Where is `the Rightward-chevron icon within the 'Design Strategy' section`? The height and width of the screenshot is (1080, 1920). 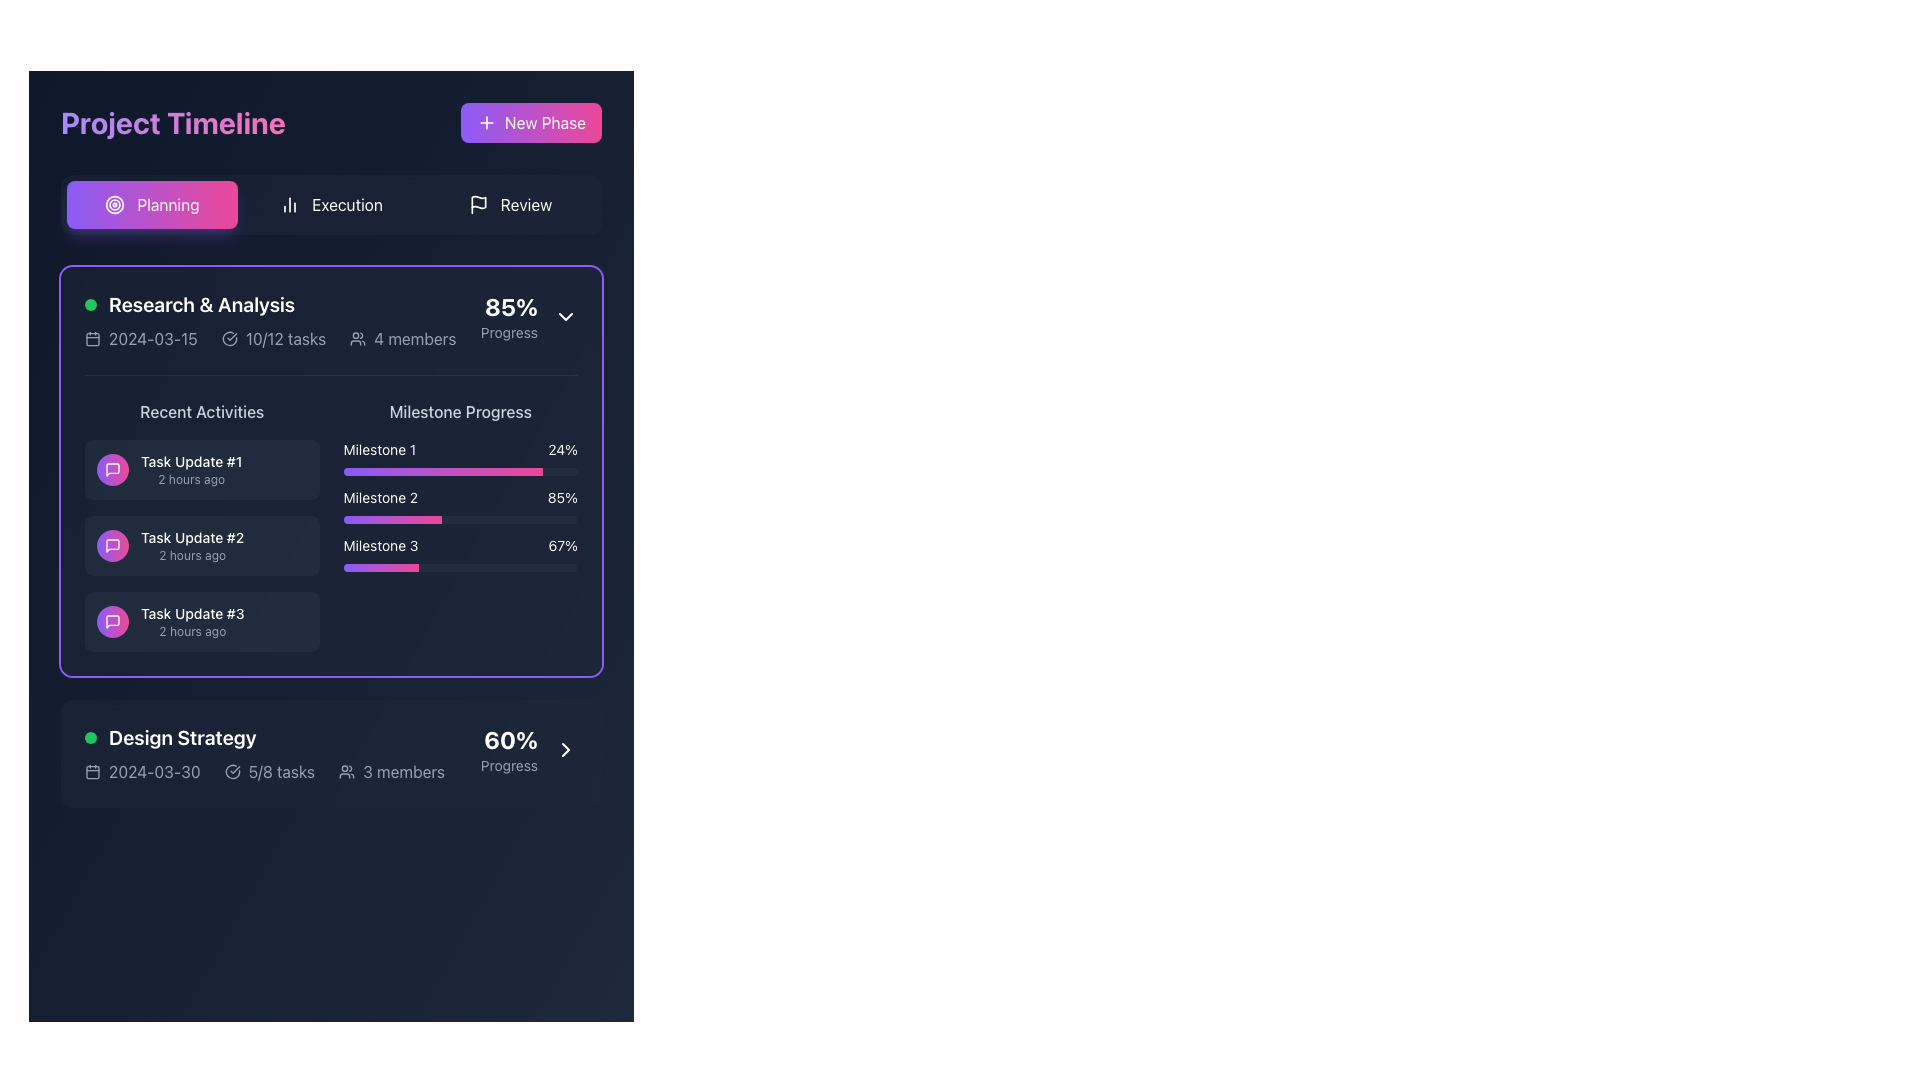 the Rightward-chevron icon within the 'Design Strategy' section is located at coordinates (565, 749).